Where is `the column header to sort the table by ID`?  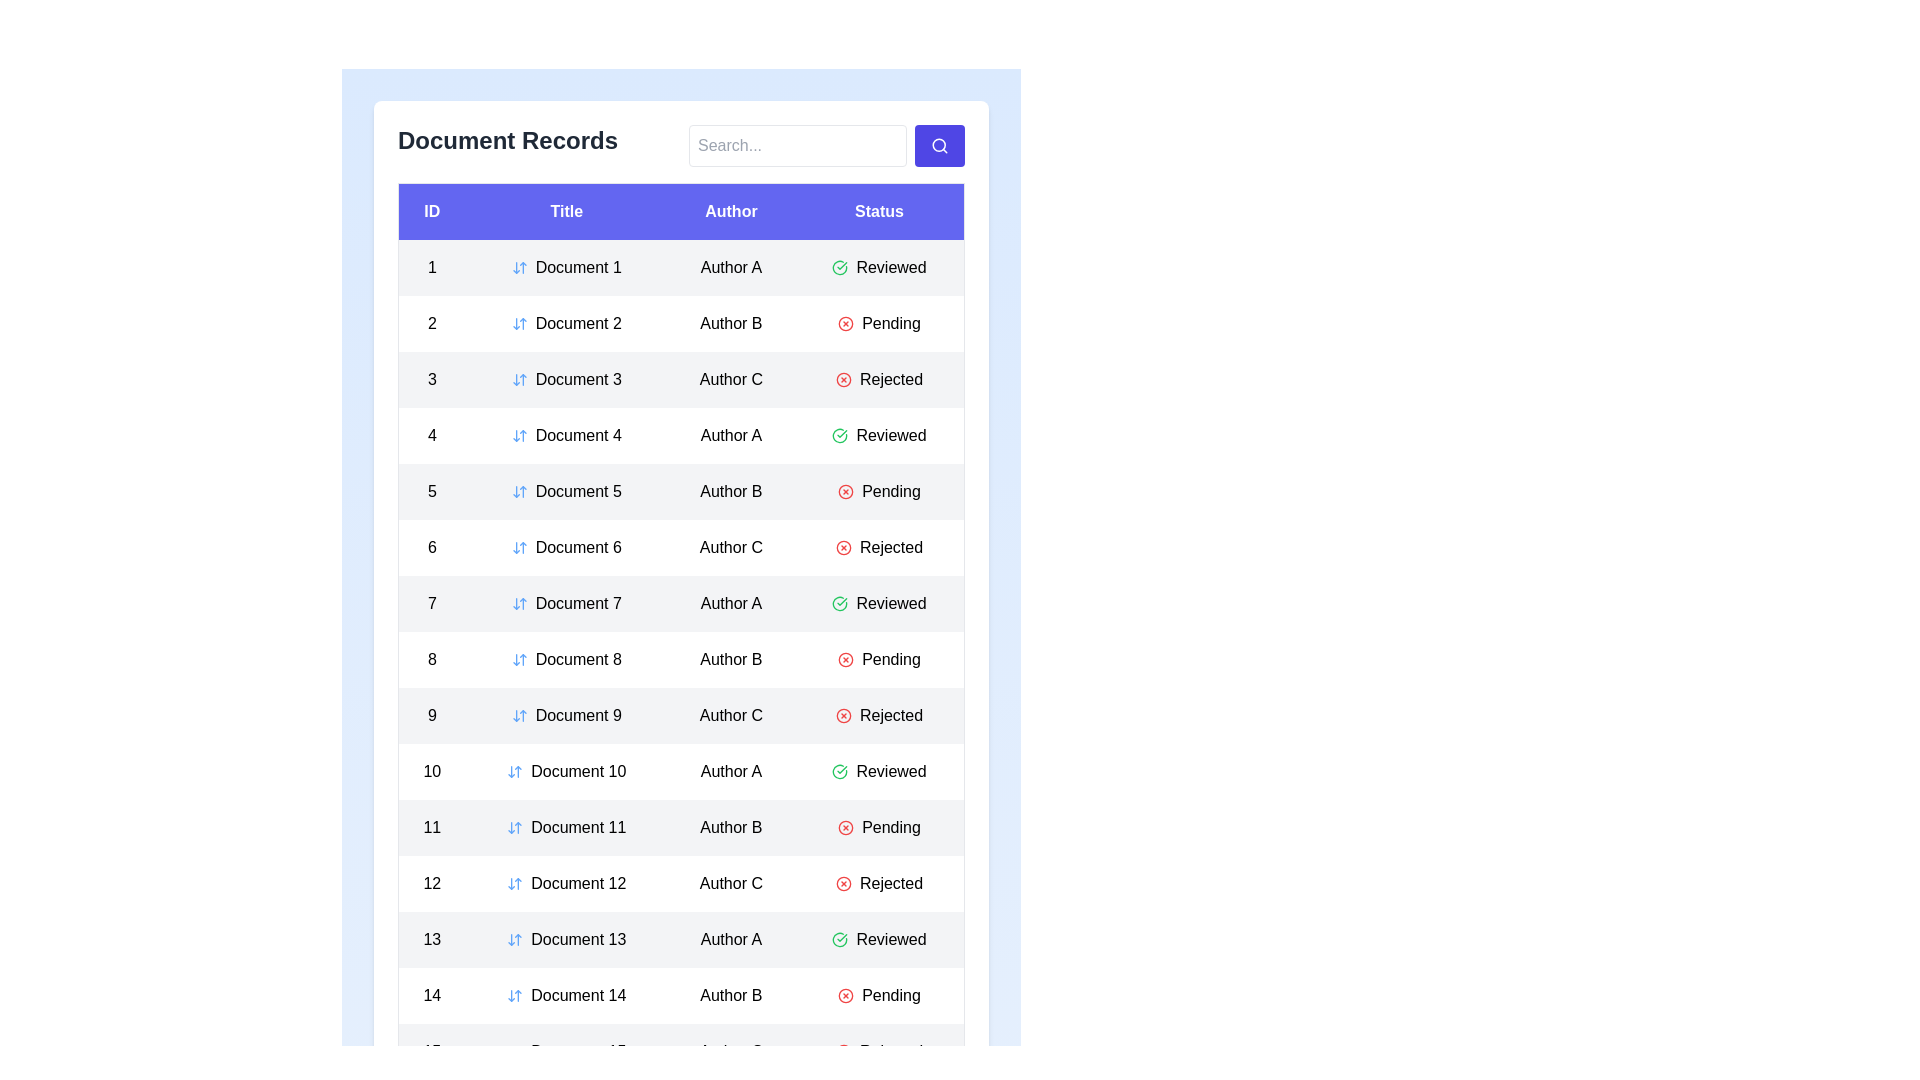 the column header to sort the table by ID is located at coordinates (431, 211).